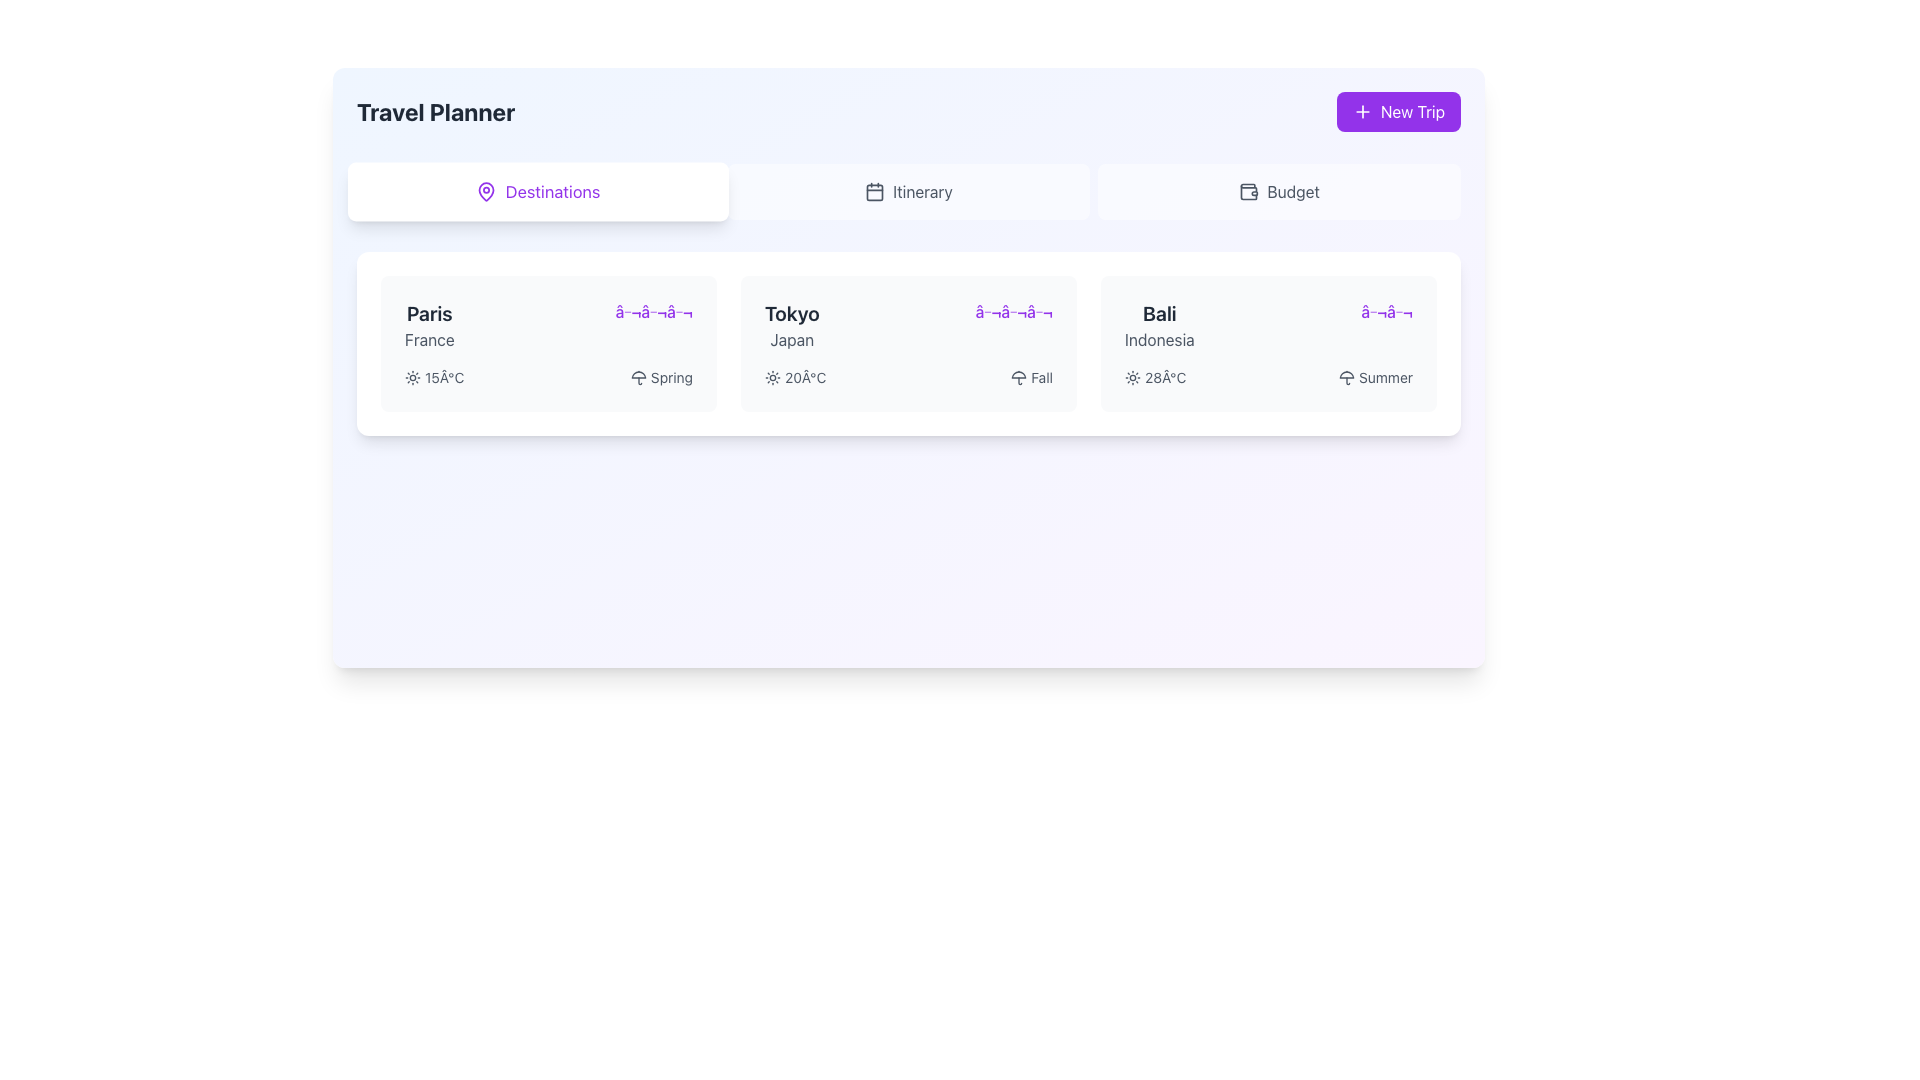 The height and width of the screenshot is (1080, 1920). I want to click on the travel destination card for Tokyo, Japan, which is located in the middle column of the 'Destinations' section, so click(907, 342).